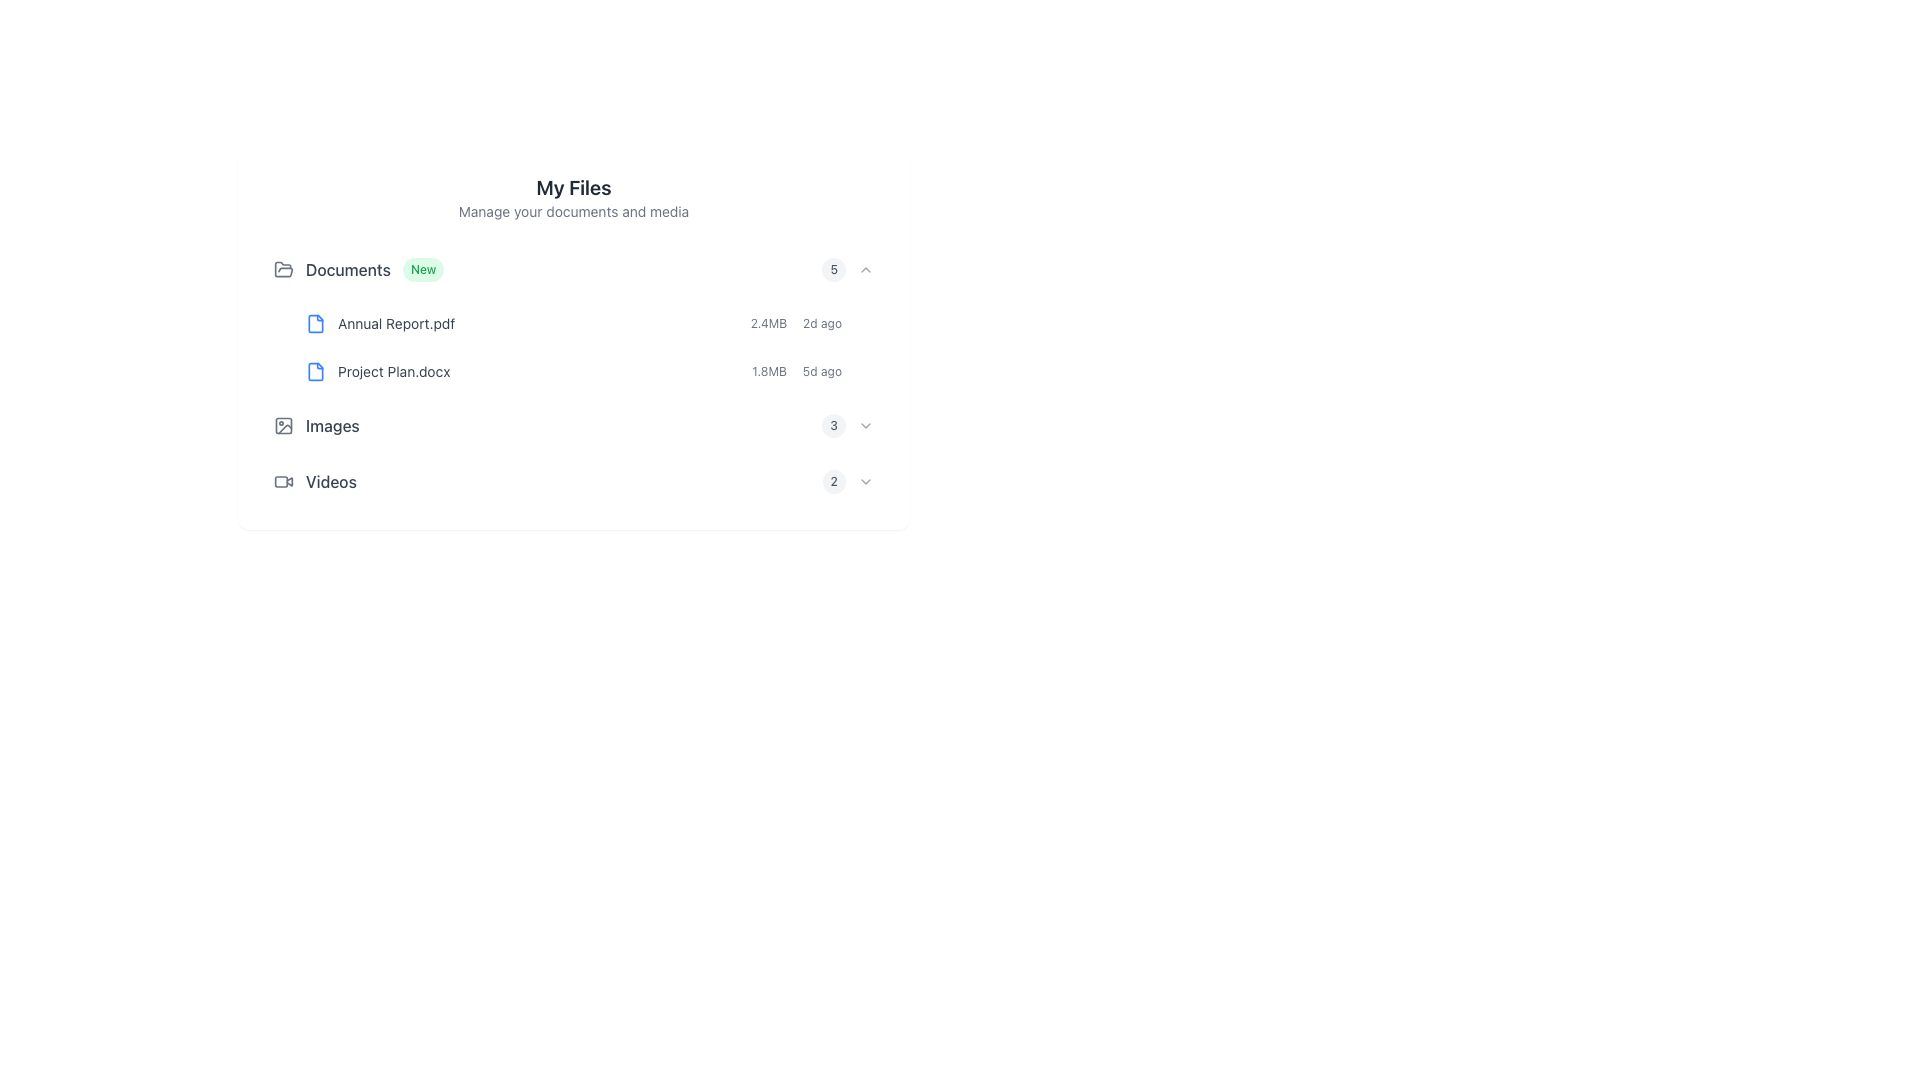 The height and width of the screenshot is (1080, 1920). I want to click on the fourth row list item in the 'My Files' section, so click(573, 482).